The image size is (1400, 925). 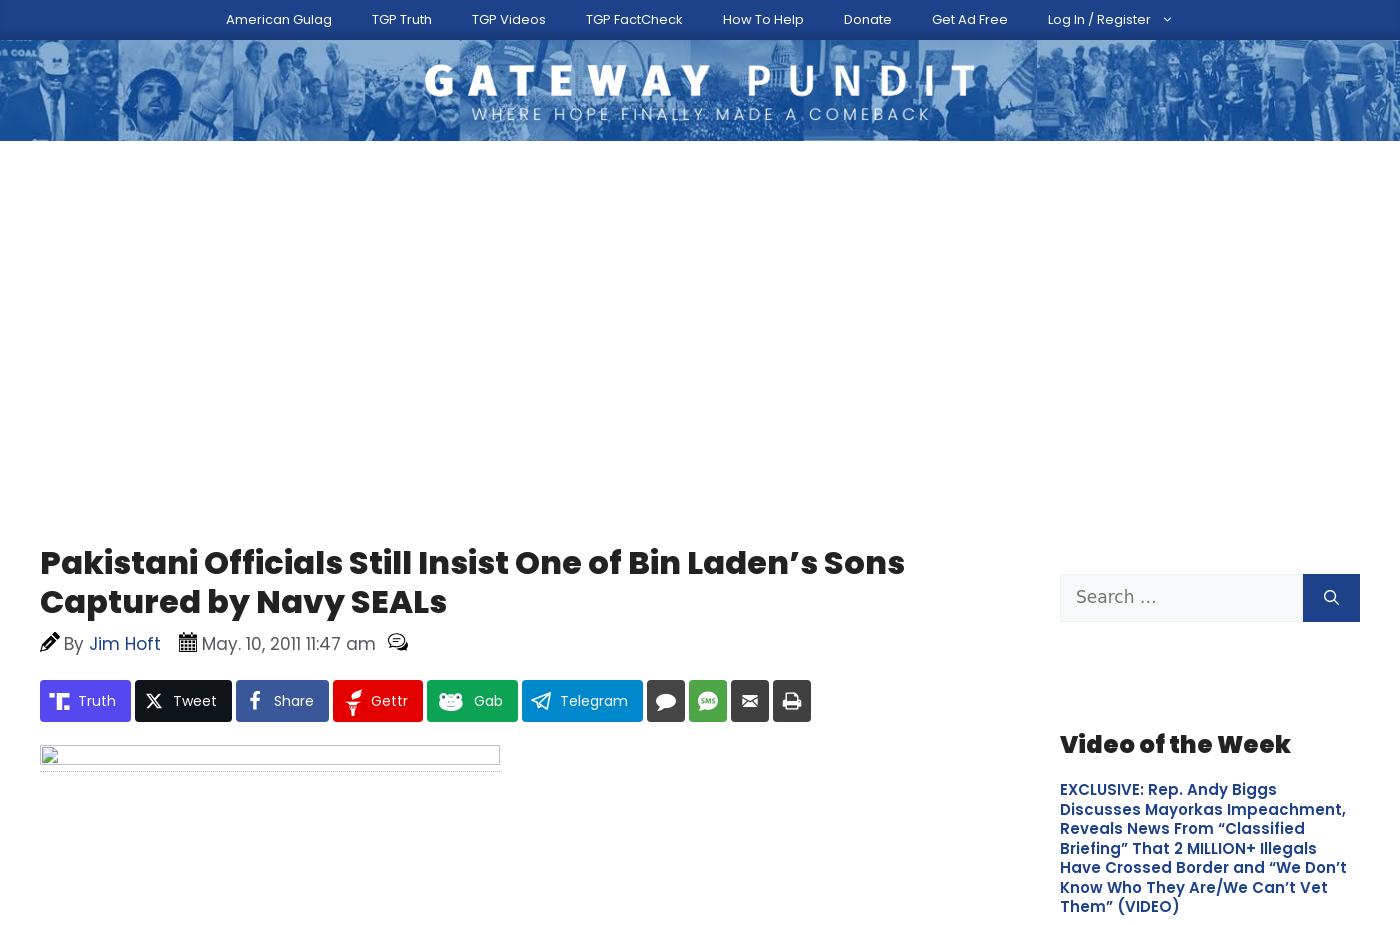 What do you see at coordinates (294, 588) in the screenshot?
I see `'Share'` at bounding box center [294, 588].